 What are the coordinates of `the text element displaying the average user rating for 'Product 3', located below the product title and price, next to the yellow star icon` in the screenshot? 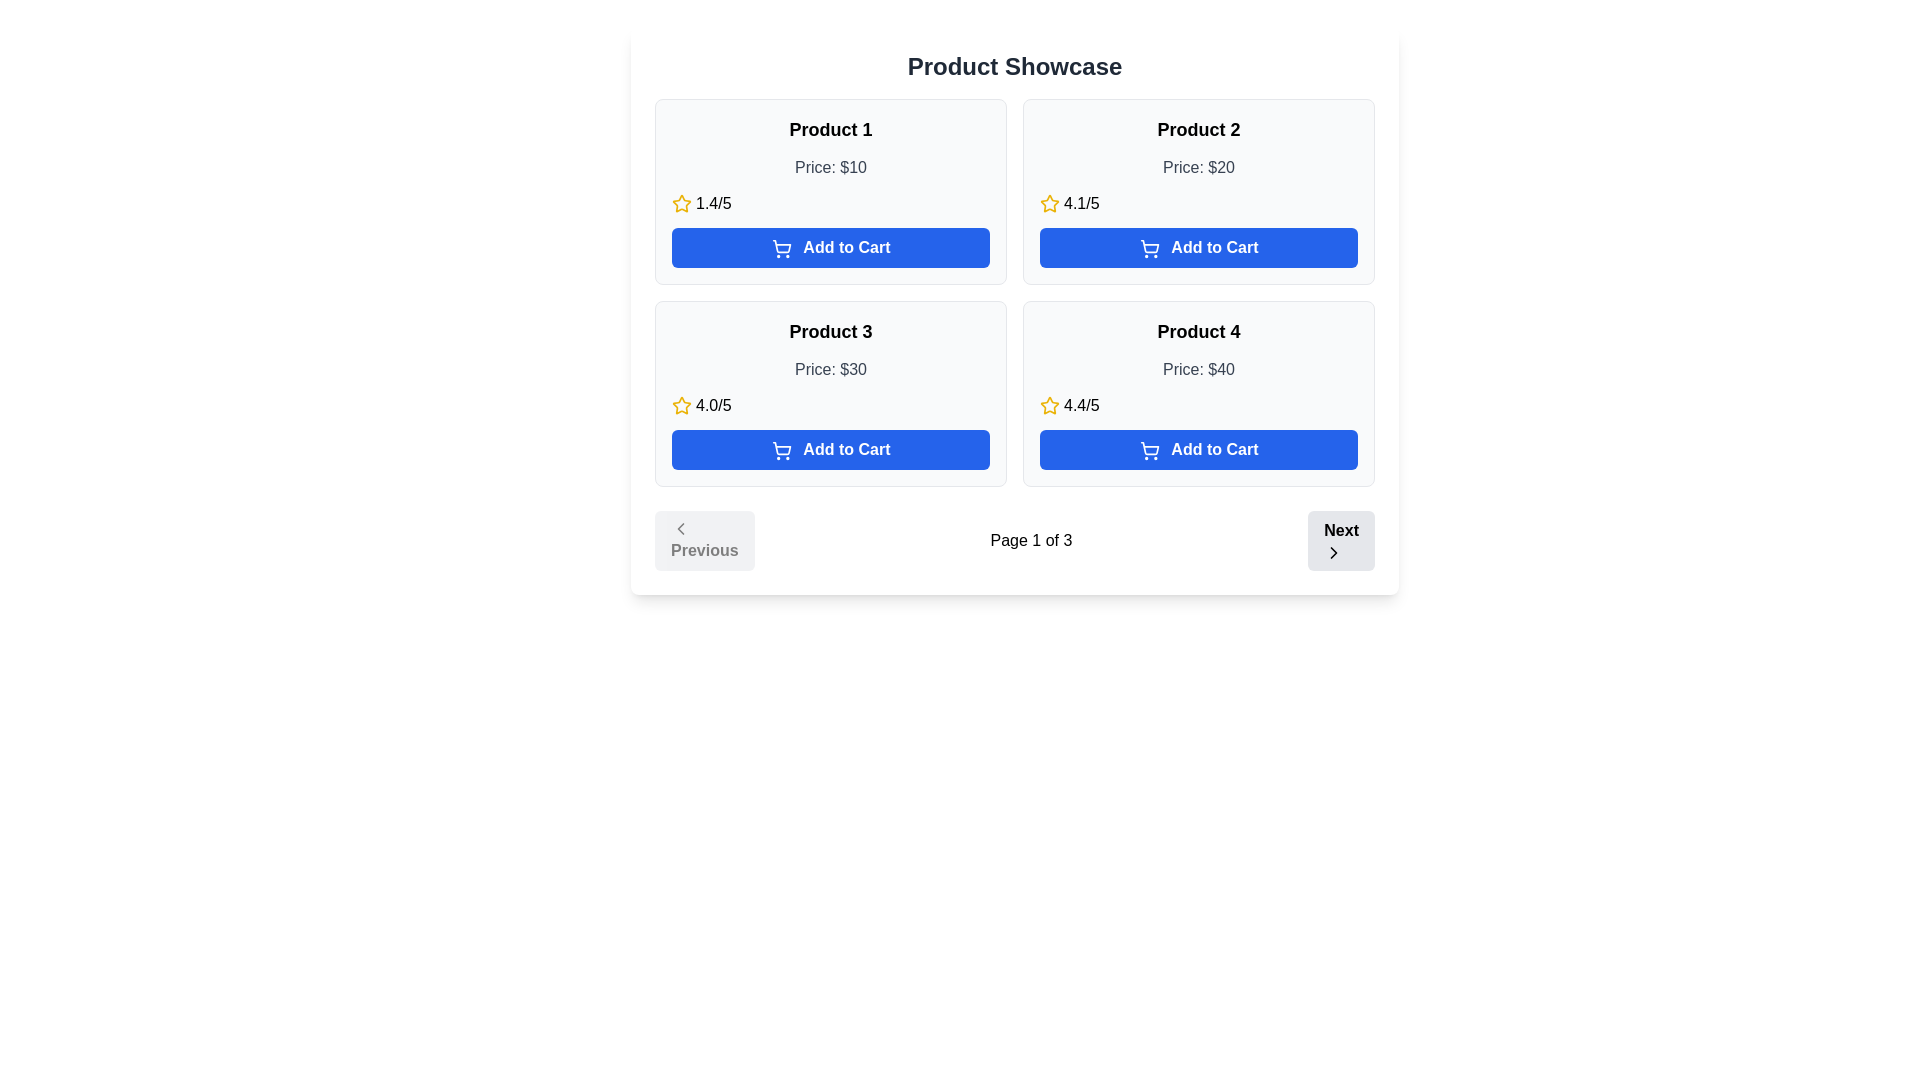 It's located at (713, 405).